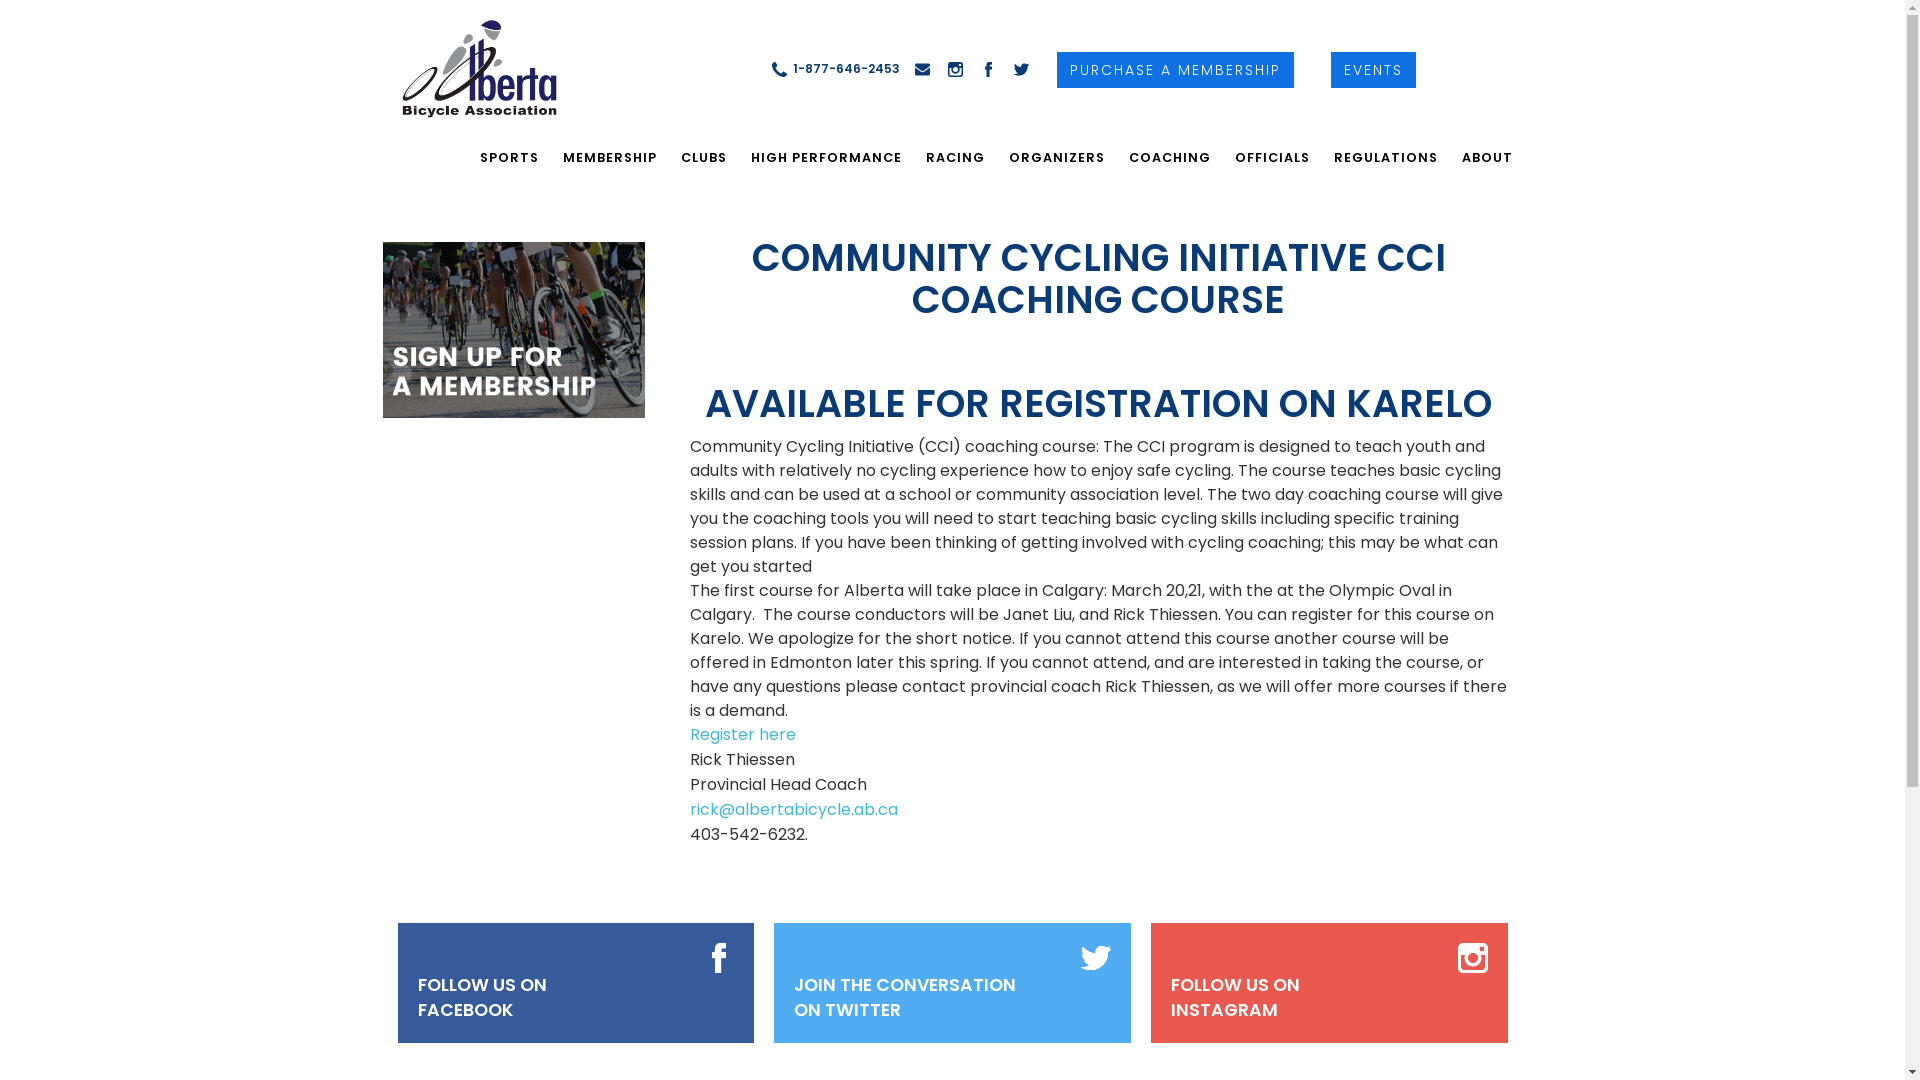  What do you see at coordinates (1487, 157) in the screenshot?
I see `'ABOUT'` at bounding box center [1487, 157].